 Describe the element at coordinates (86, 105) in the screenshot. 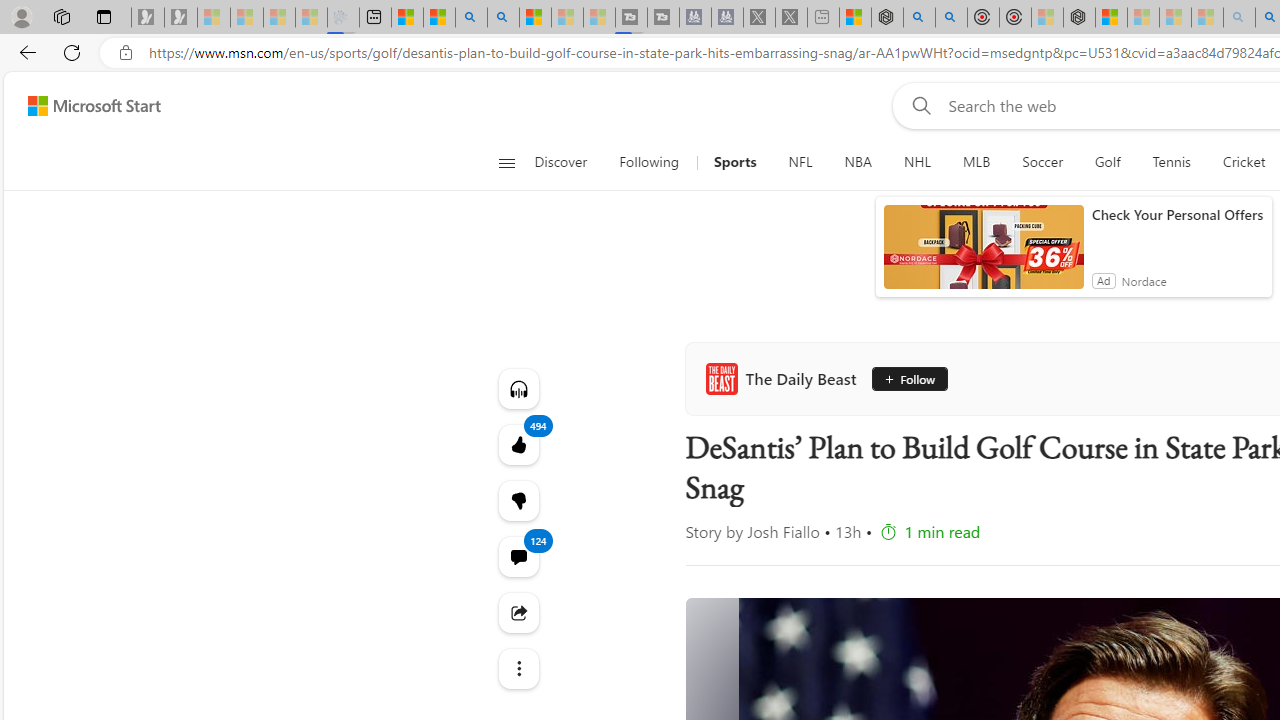

I see `'Skip to content'` at that location.